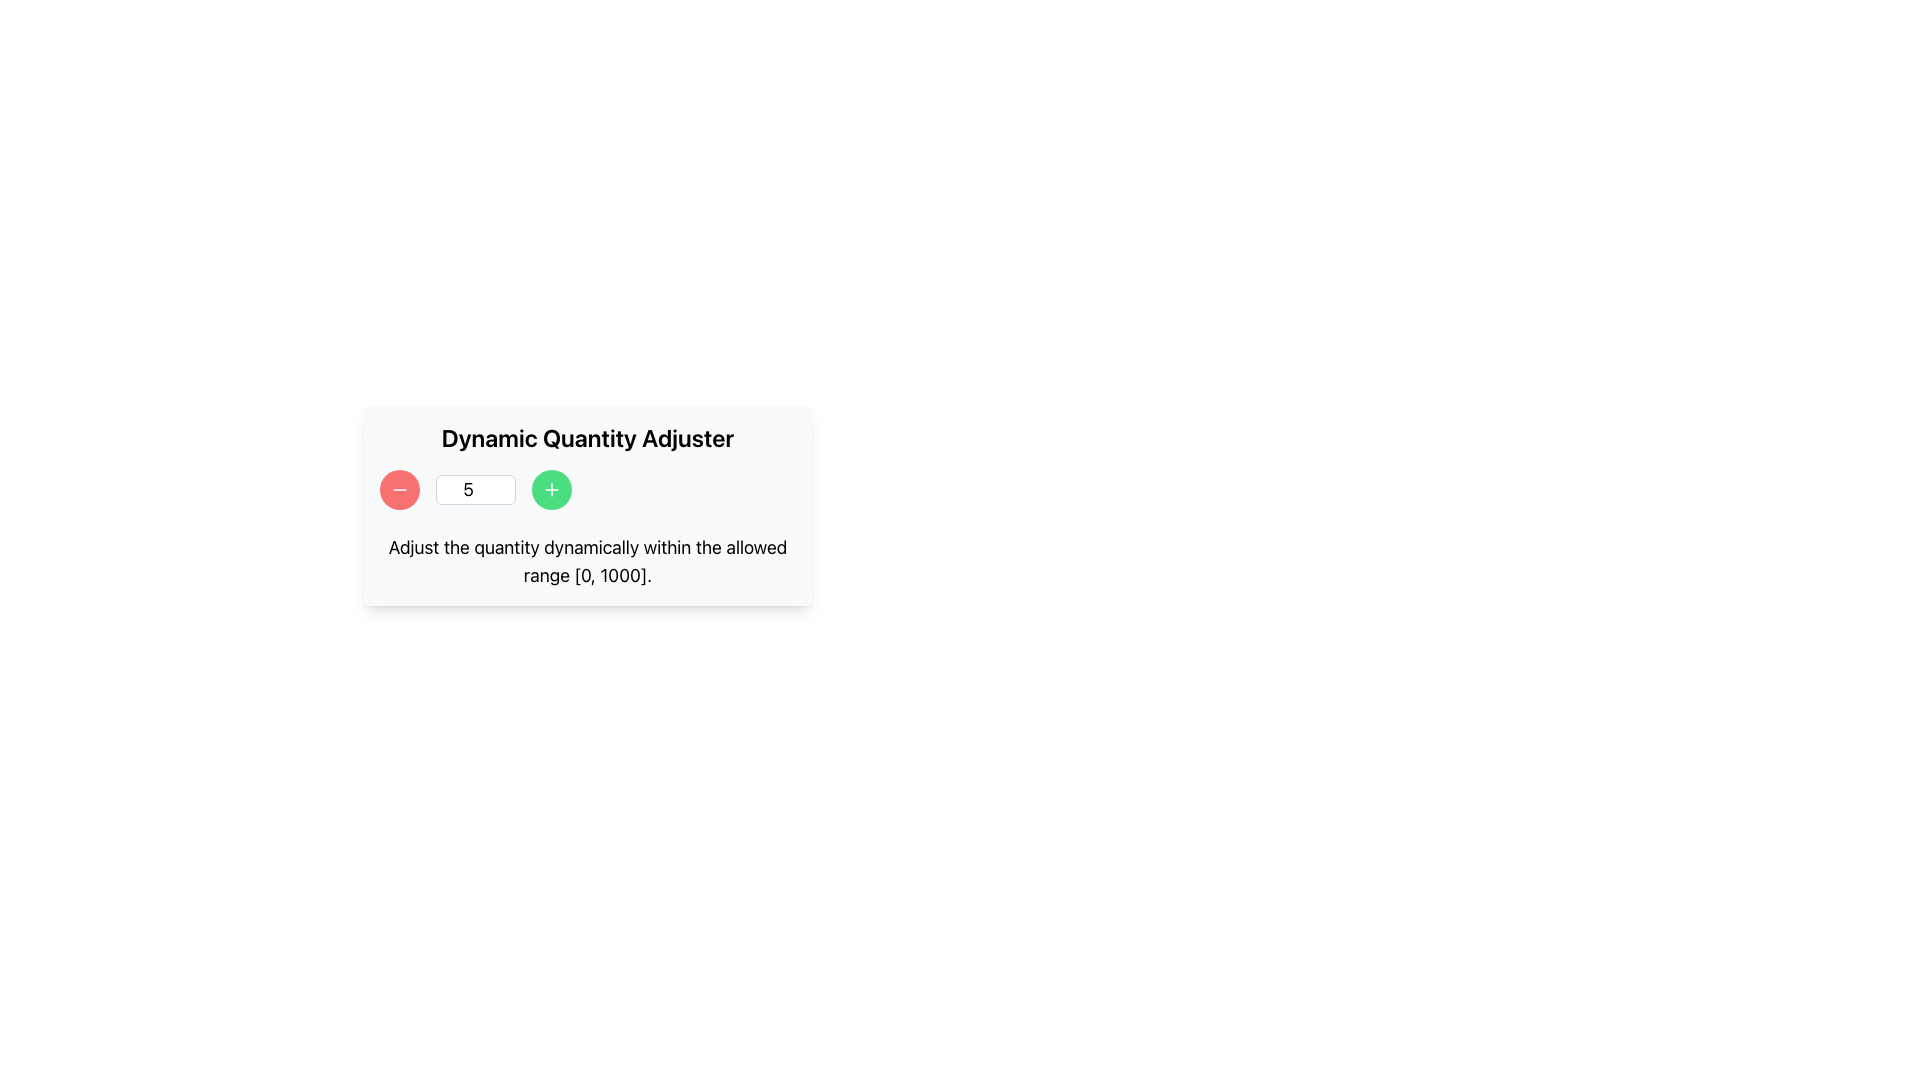 The height and width of the screenshot is (1080, 1920). I want to click on the leftmost button in the 'Dynamic Quantity Adjuster' to decrement the displayed value by one unit, so click(399, 489).